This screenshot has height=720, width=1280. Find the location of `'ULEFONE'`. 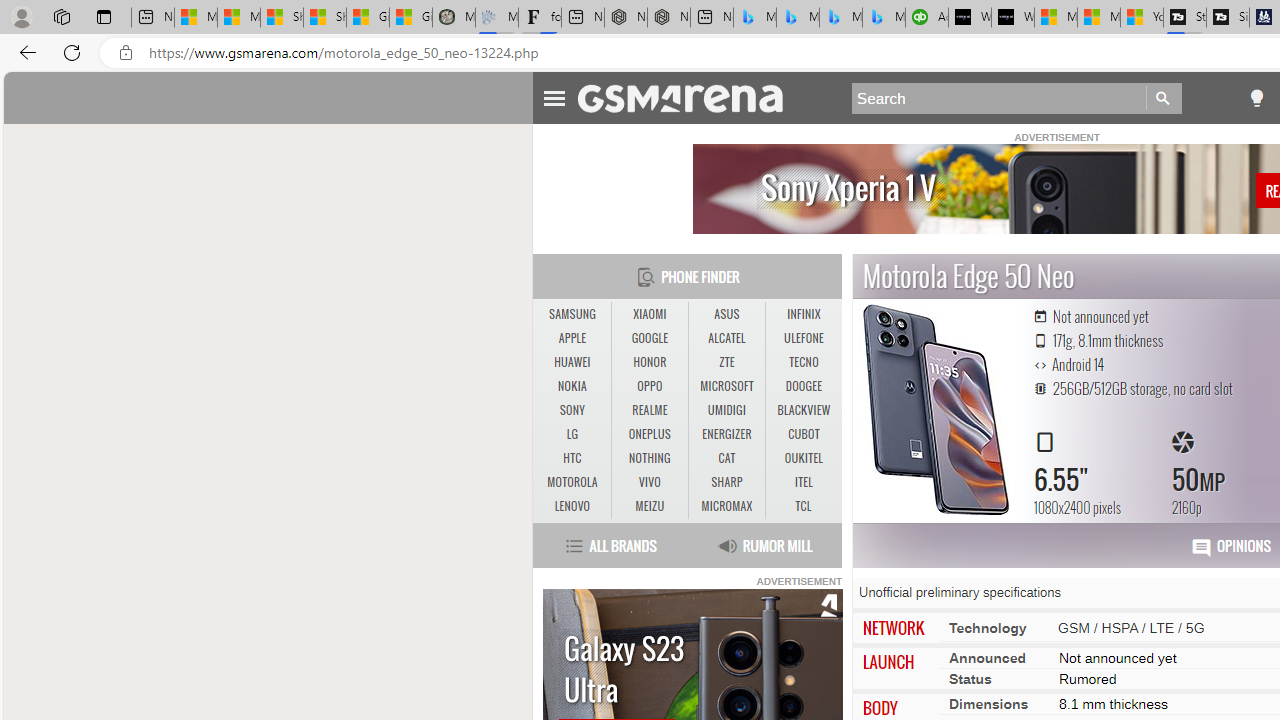

'ULEFONE' is located at coordinates (803, 337).